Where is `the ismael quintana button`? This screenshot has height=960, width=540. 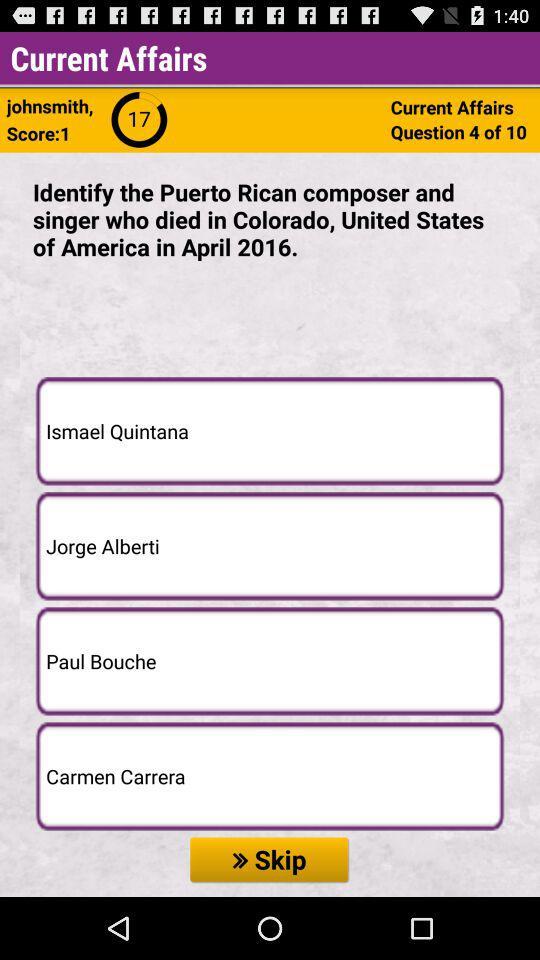 the ismael quintana button is located at coordinates (270, 431).